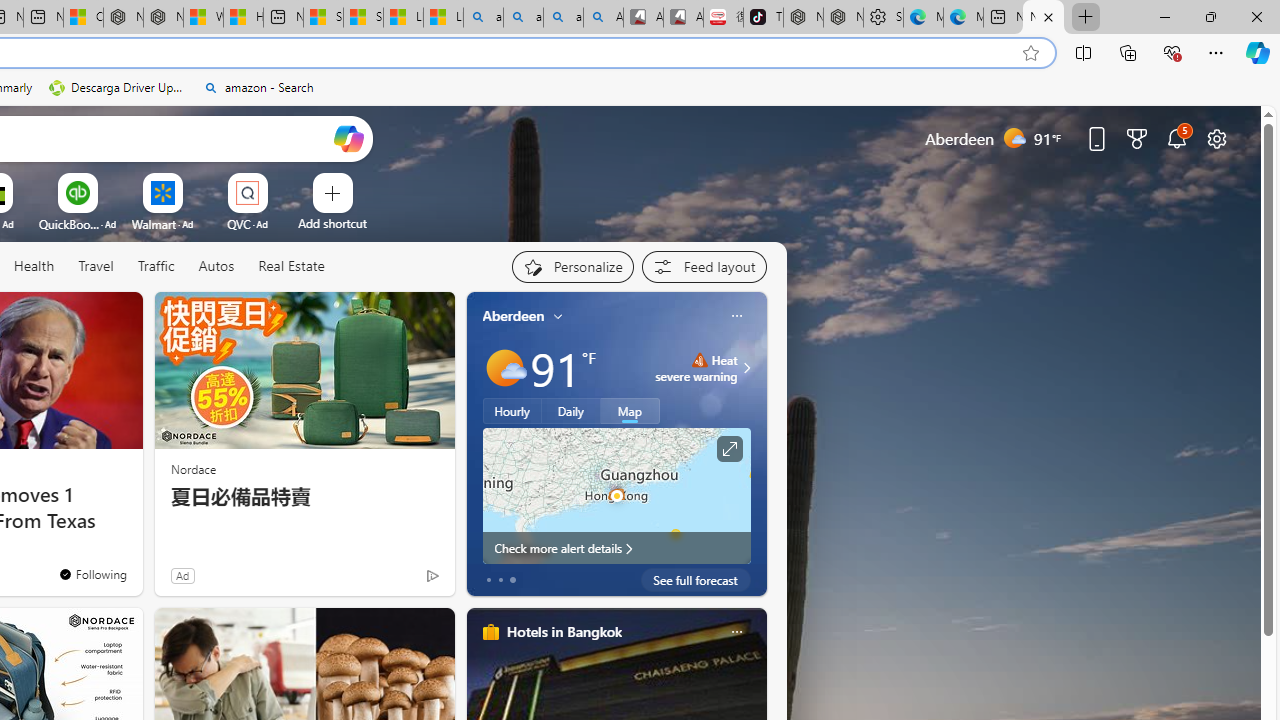 This screenshot has height=720, width=1280. What do you see at coordinates (562, 17) in the screenshot?
I see `'amazon - Search Images'` at bounding box center [562, 17].